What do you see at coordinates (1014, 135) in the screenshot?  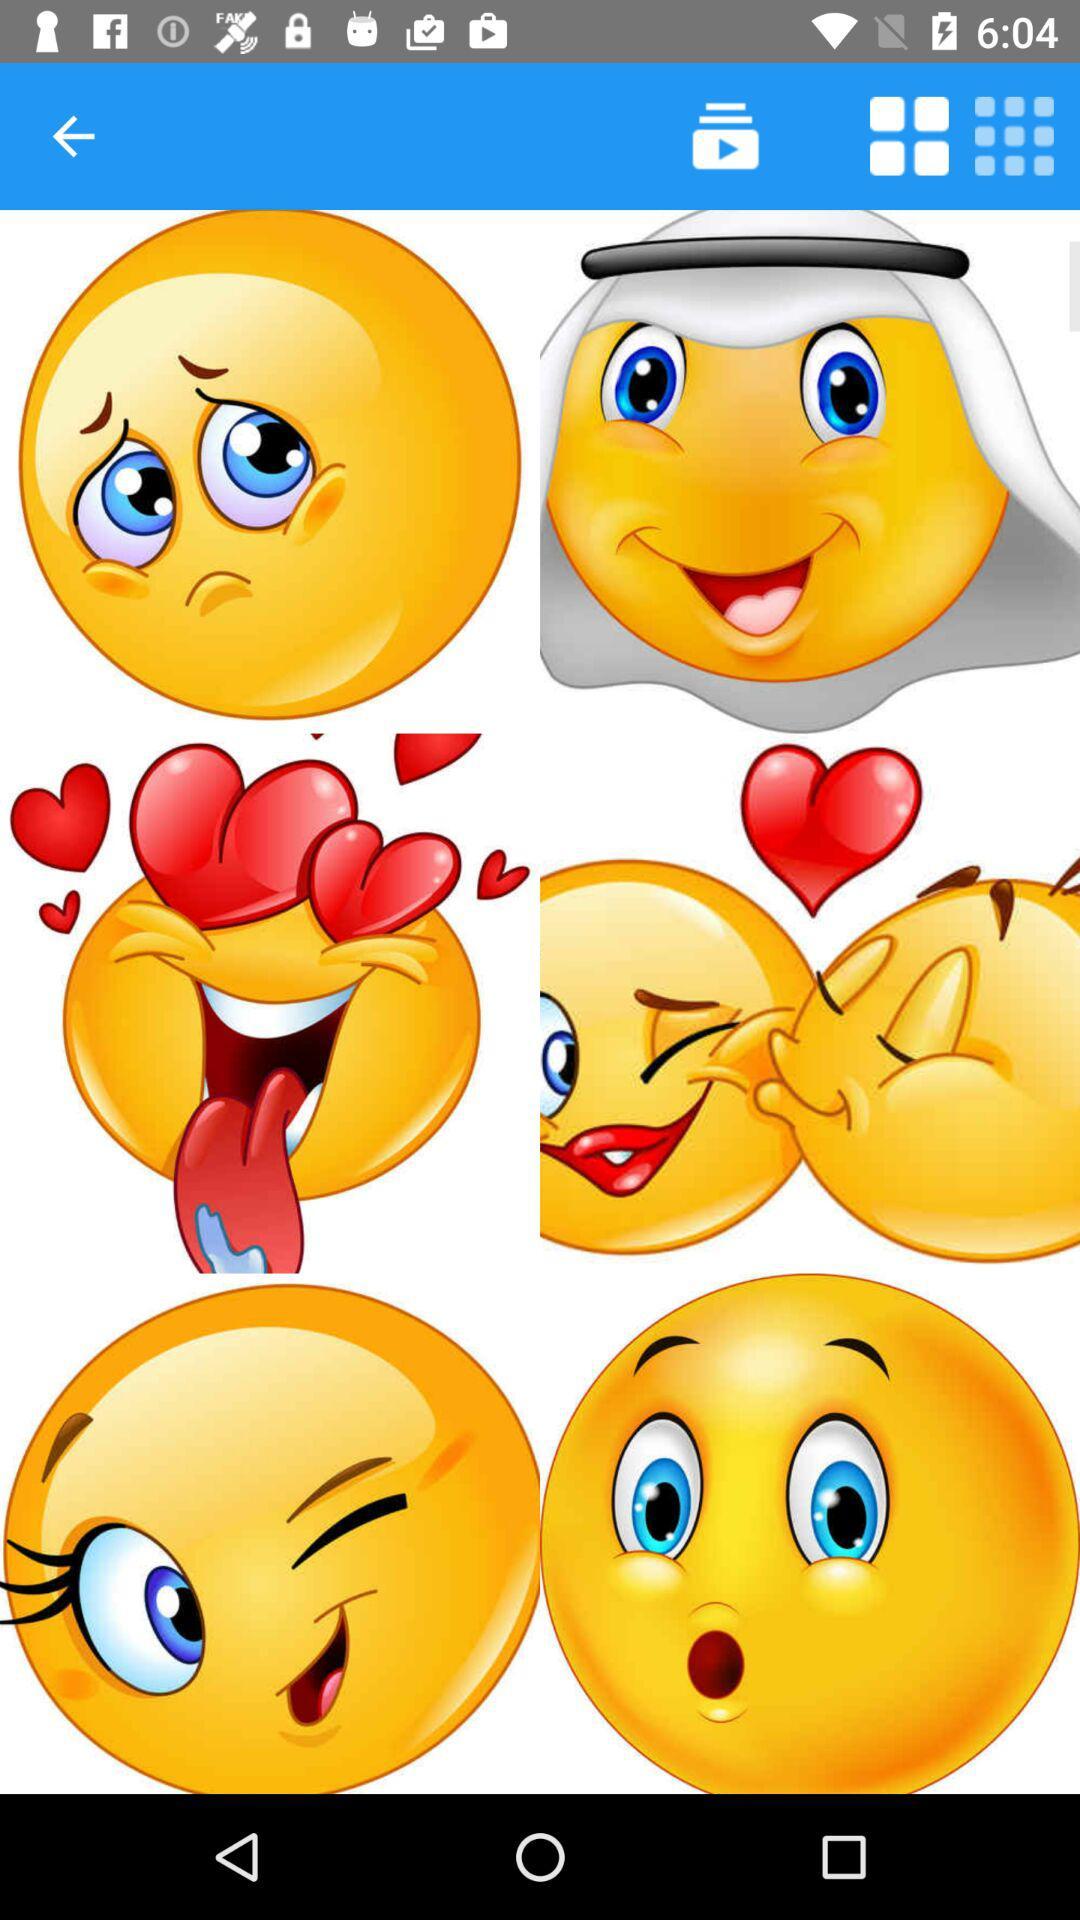 I see `autoplay option` at bounding box center [1014, 135].